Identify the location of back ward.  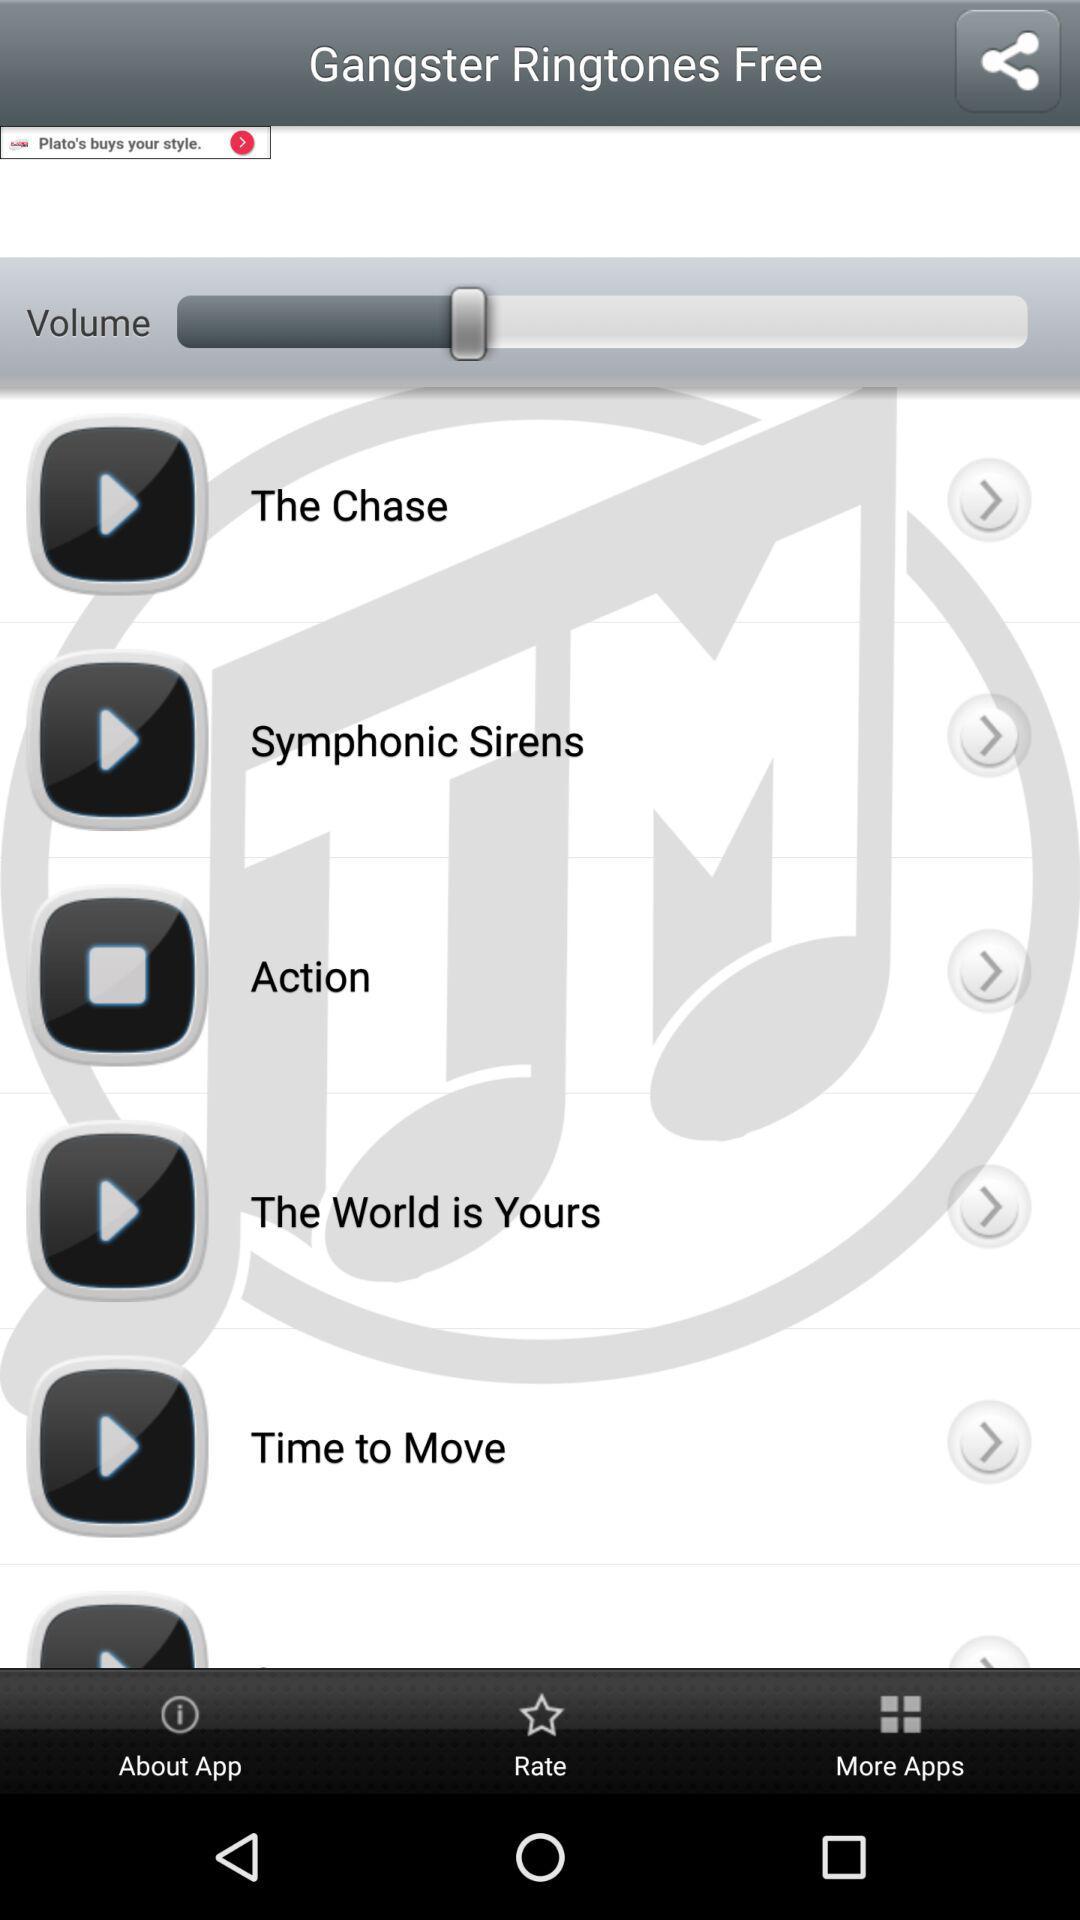
(987, 1446).